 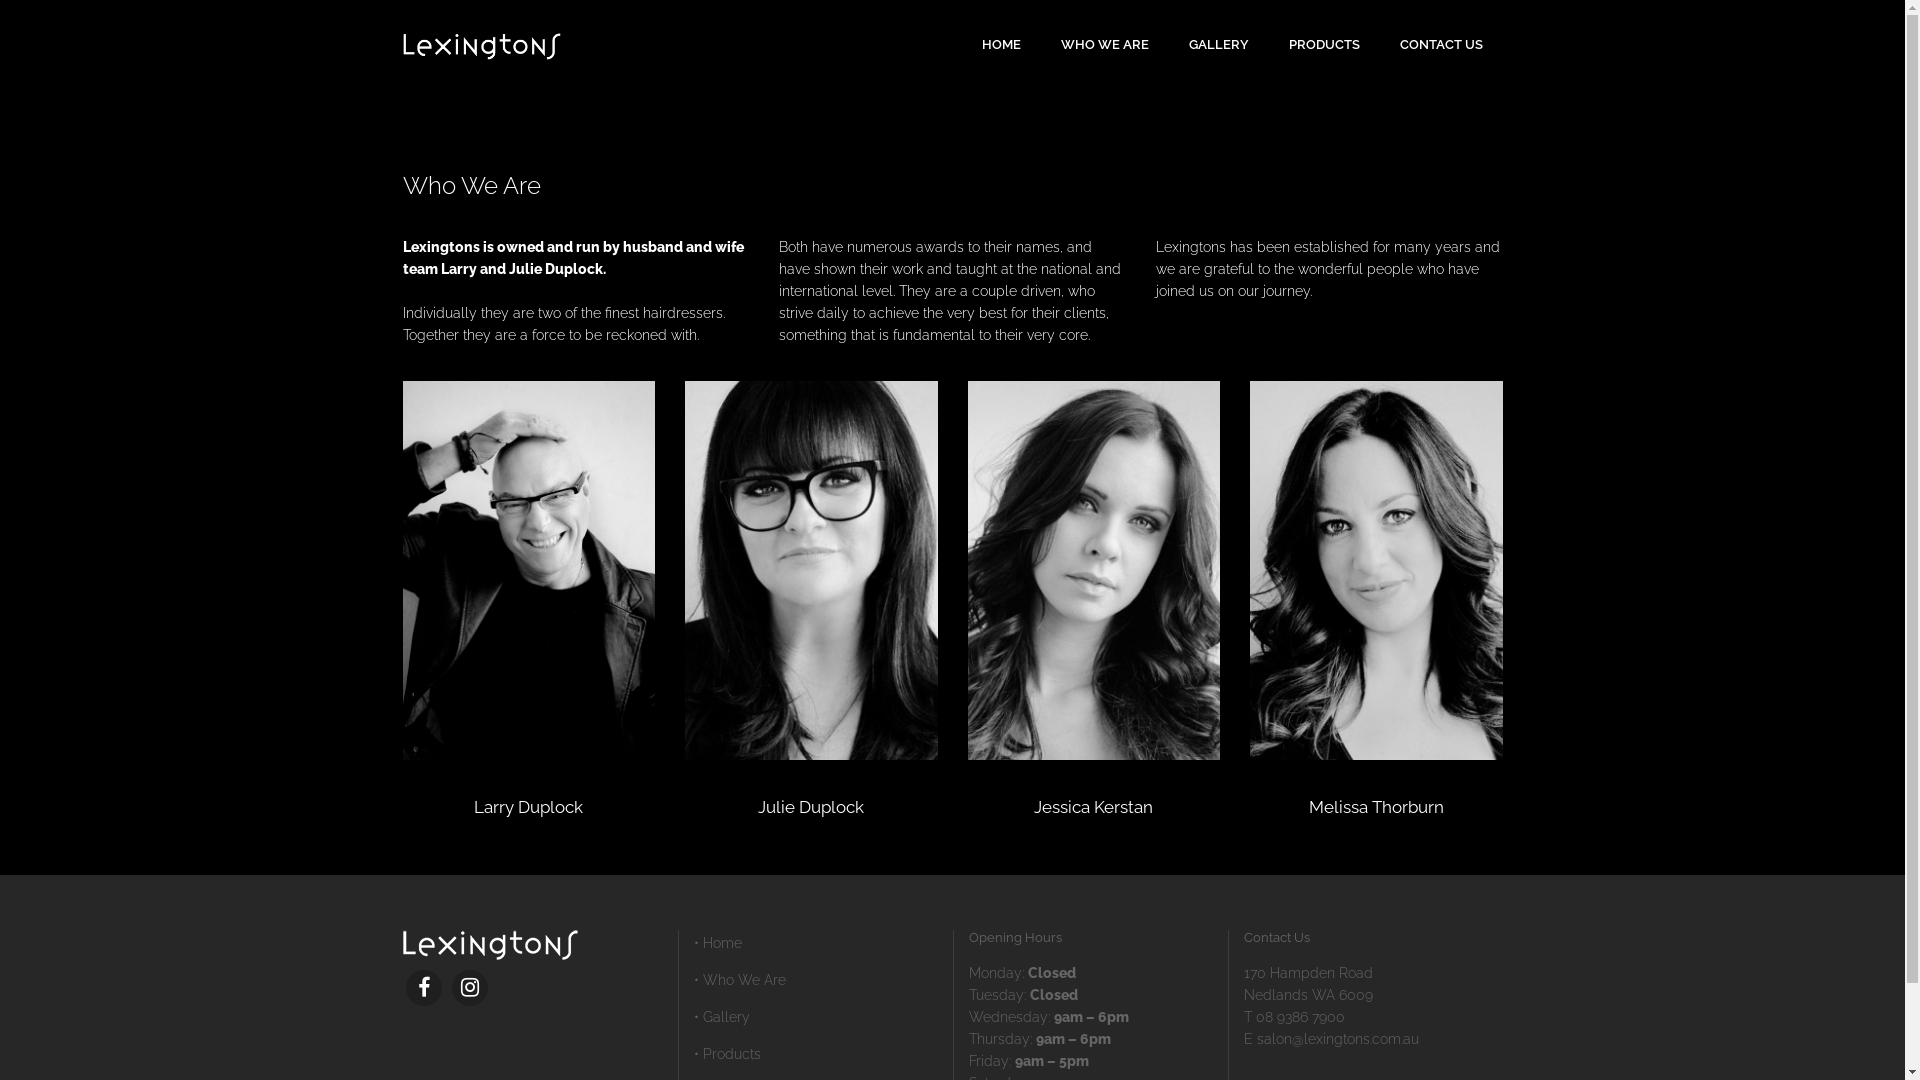 What do you see at coordinates (1375, 570) in the screenshot?
I see `'Mel'` at bounding box center [1375, 570].